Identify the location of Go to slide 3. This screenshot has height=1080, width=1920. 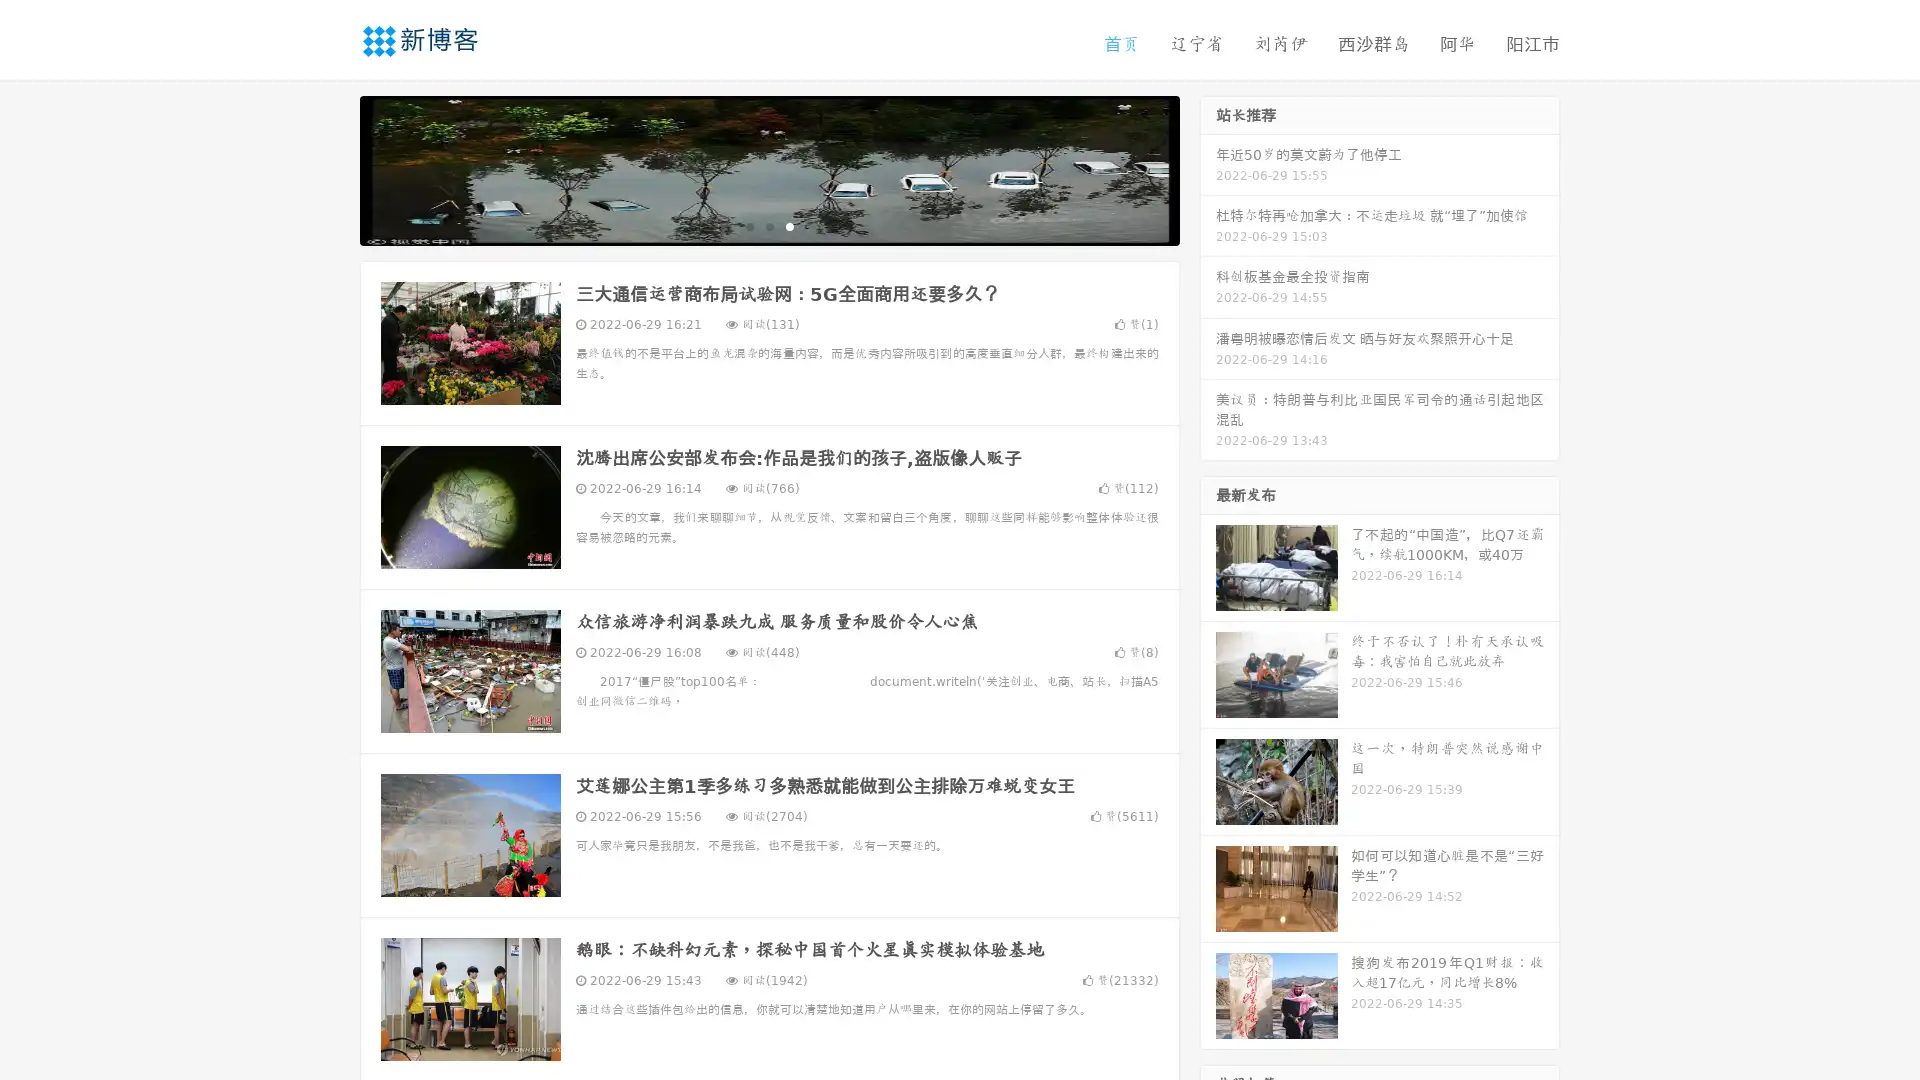
(789, 225).